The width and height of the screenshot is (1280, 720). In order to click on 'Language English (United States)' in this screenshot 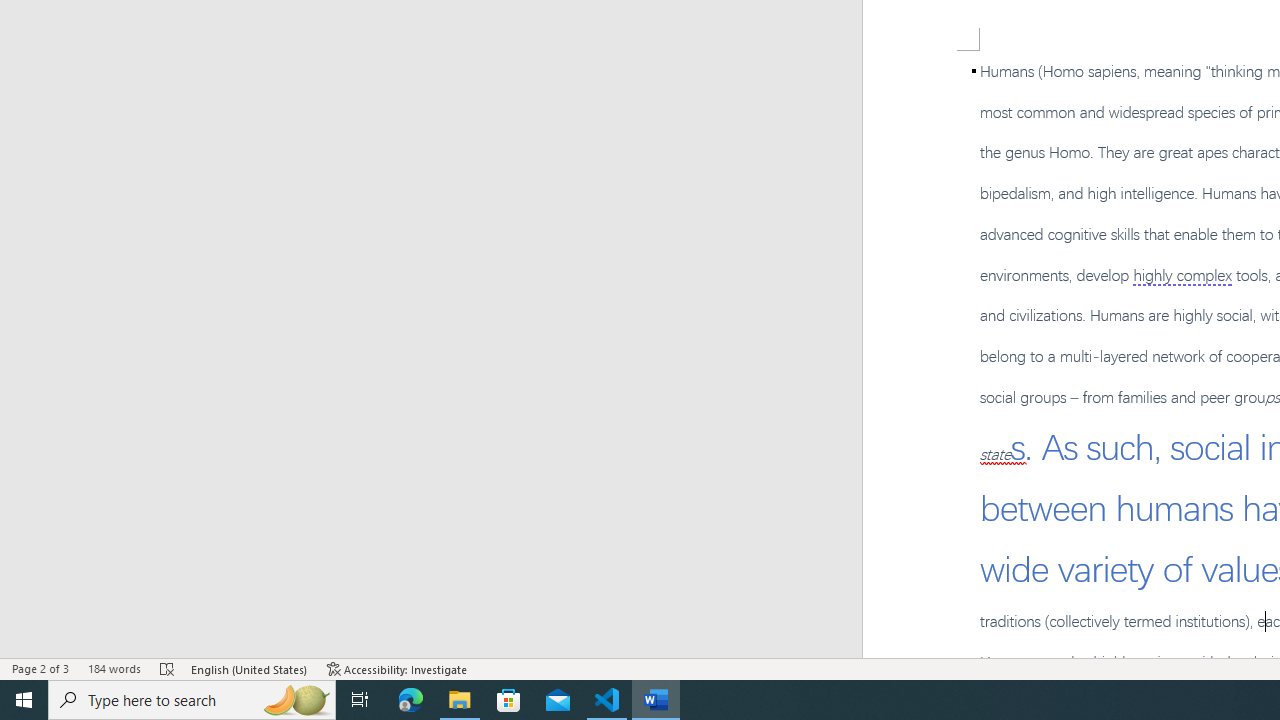, I will do `click(249, 669)`.